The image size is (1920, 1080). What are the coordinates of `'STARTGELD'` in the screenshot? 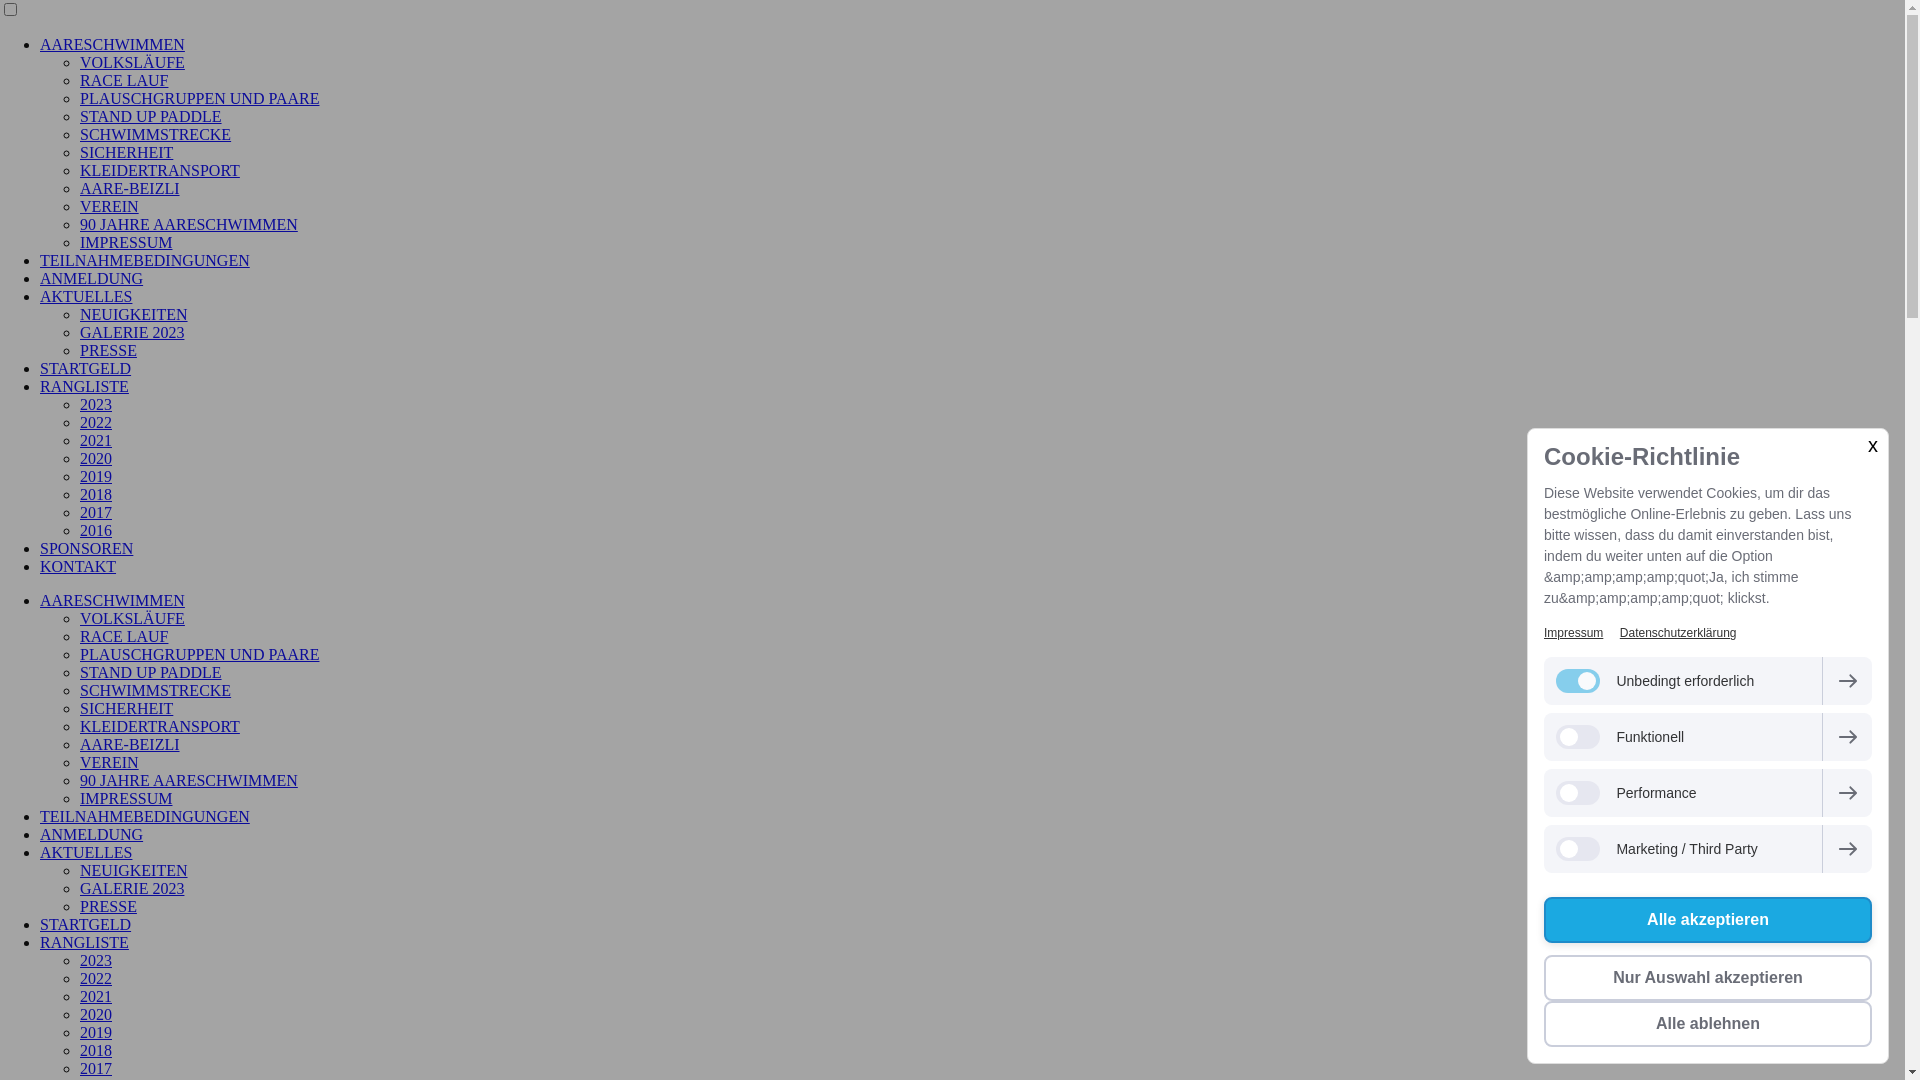 It's located at (39, 924).